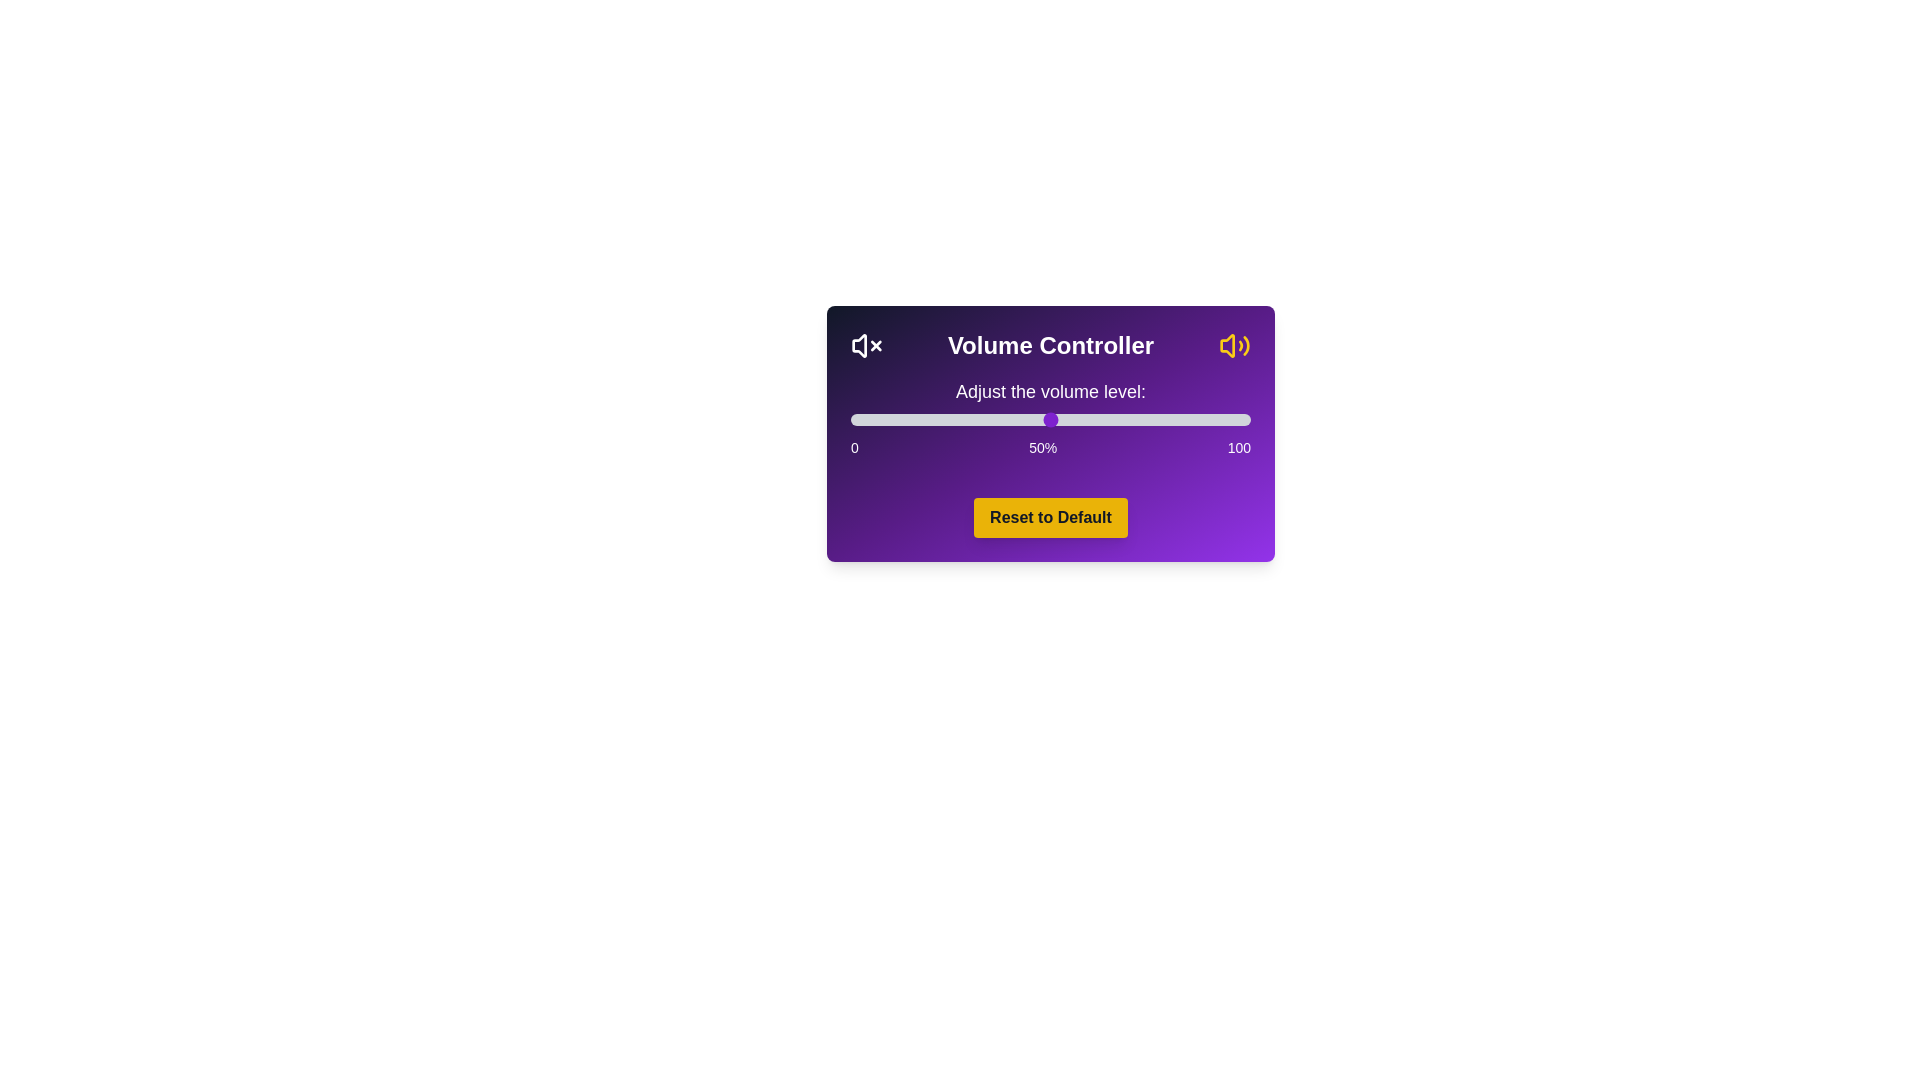 The image size is (1920, 1080). Describe the element at coordinates (1089, 419) in the screenshot. I see `the volume slider to set the volume to 60%` at that location.